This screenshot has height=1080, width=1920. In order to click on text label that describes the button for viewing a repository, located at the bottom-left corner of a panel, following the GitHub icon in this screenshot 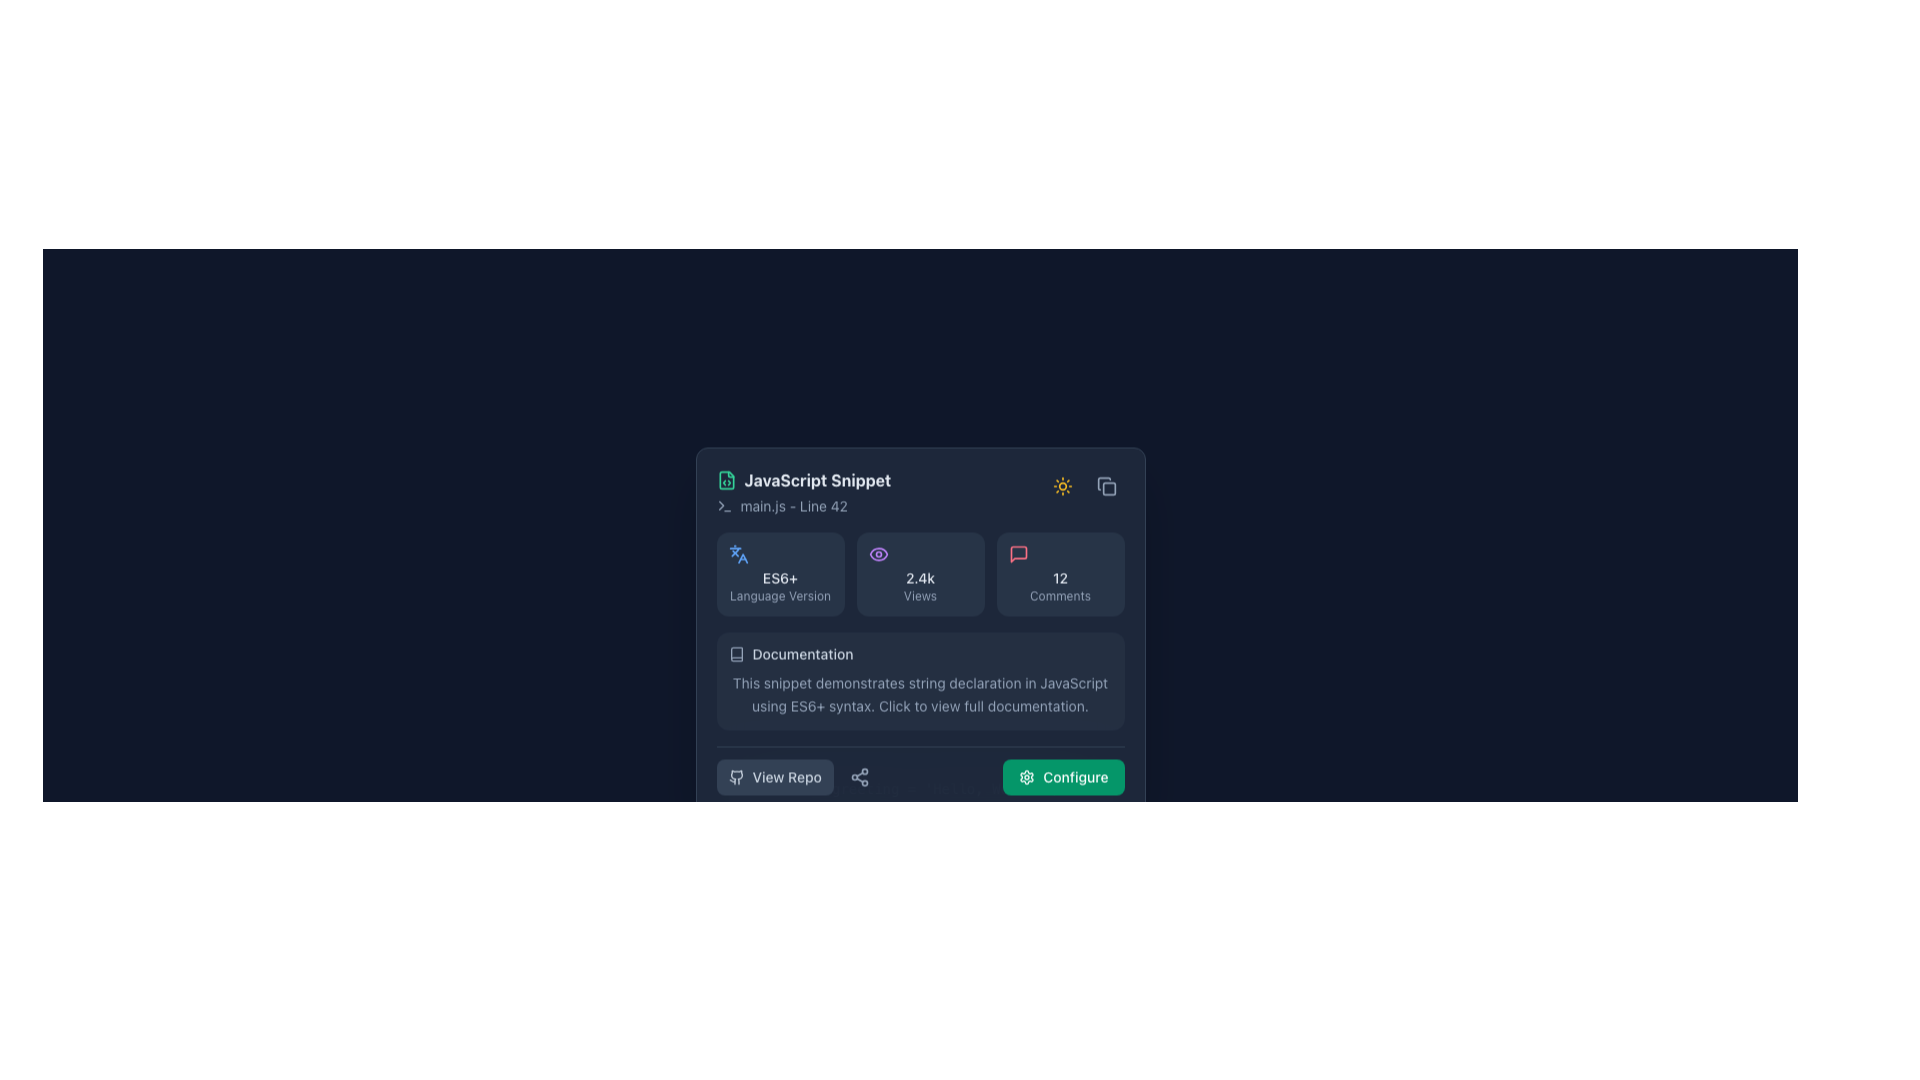, I will do `click(786, 775)`.